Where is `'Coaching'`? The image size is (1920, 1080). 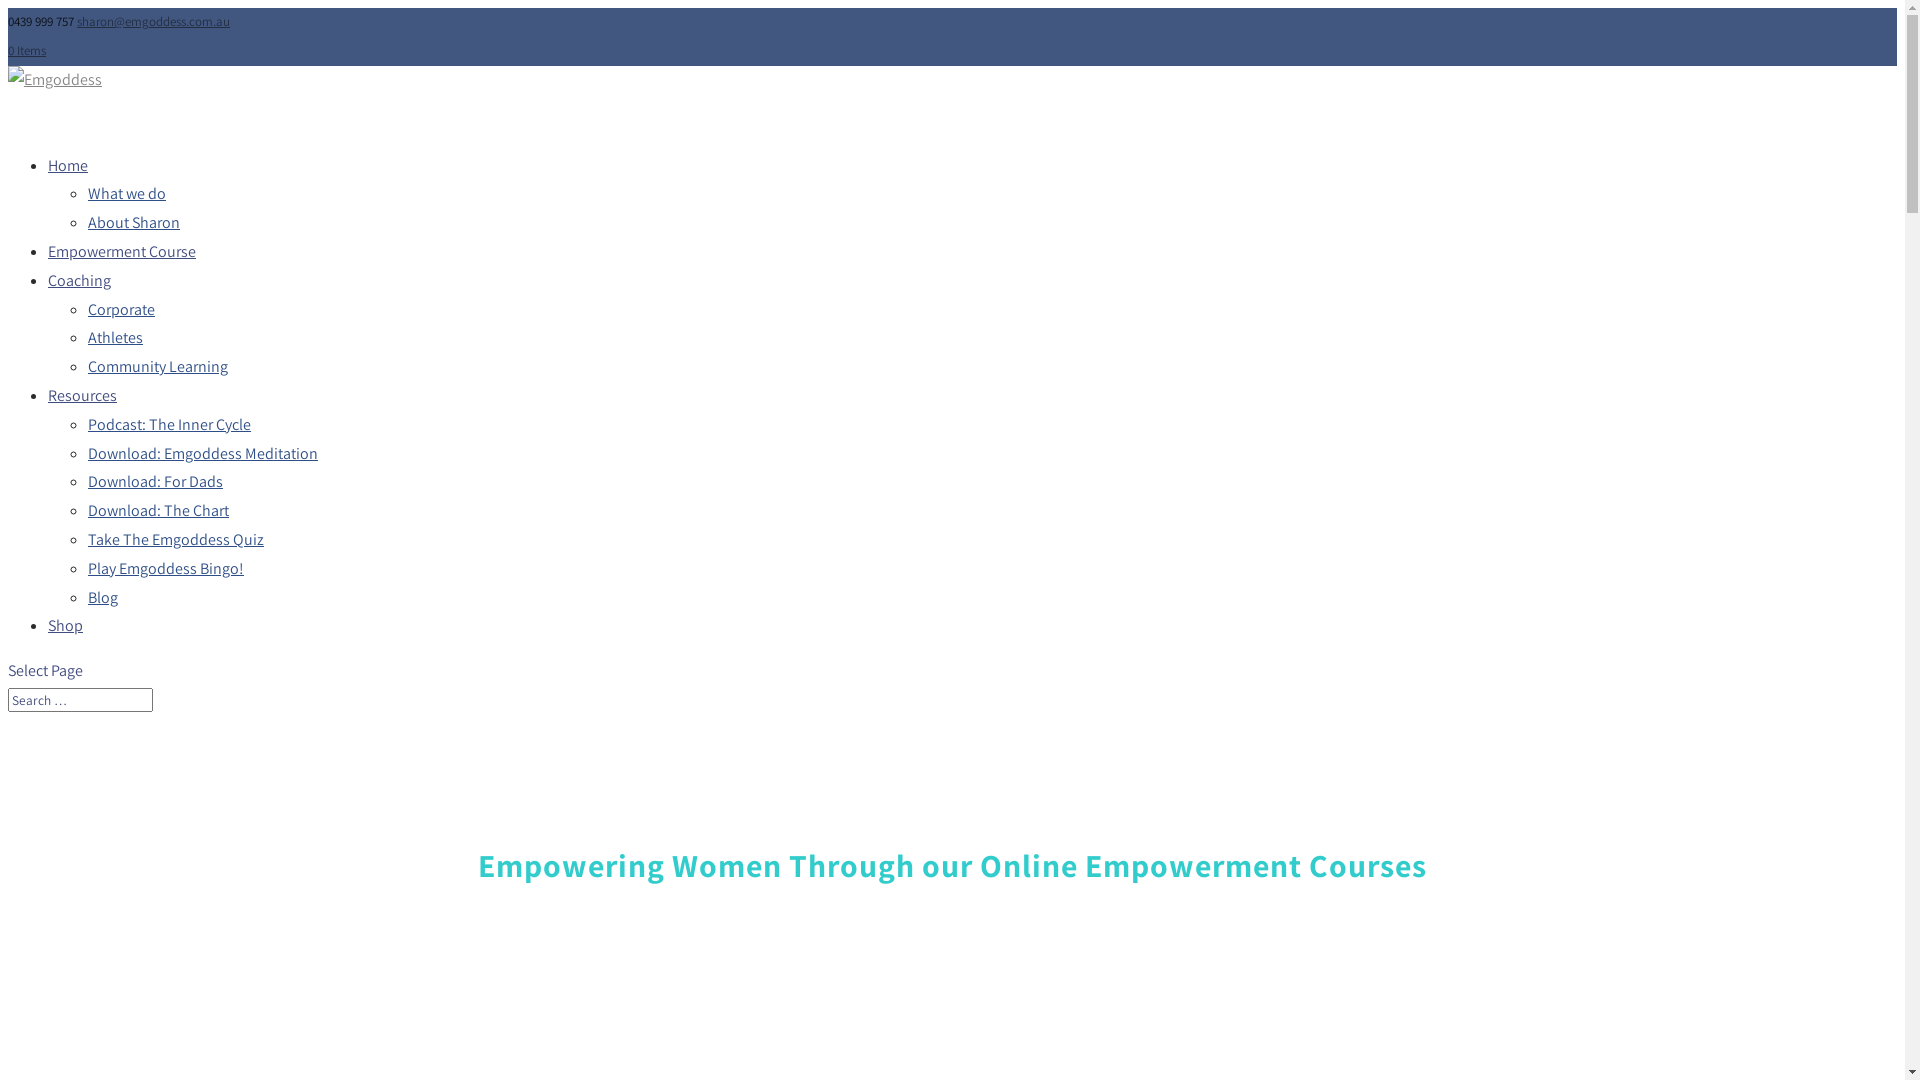 'Coaching' is located at coordinates (79, 286).